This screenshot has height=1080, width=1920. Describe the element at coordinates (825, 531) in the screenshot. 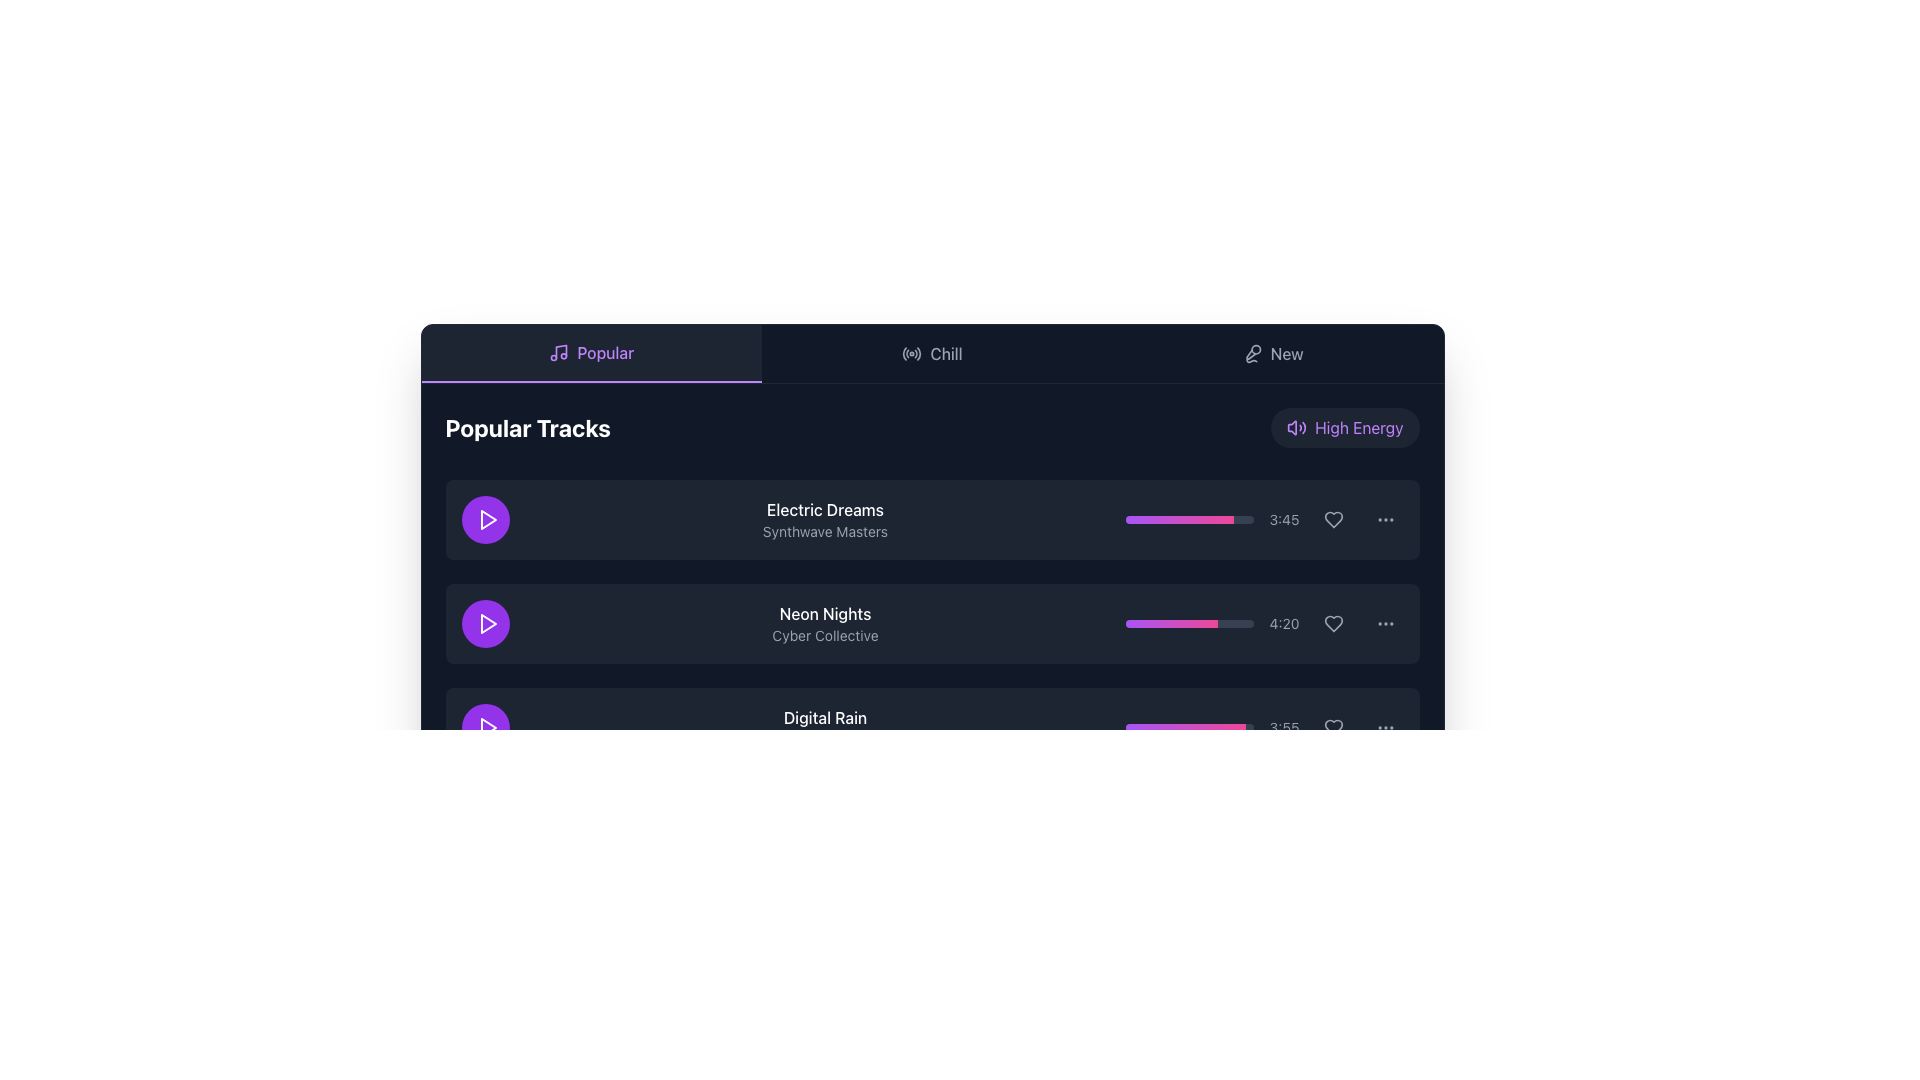

I see `the text label displaying 'Synthwave Masters', which is styled in a small, gray font and located beneath the 'Electric Dreams' text in a vertical list` at that location.